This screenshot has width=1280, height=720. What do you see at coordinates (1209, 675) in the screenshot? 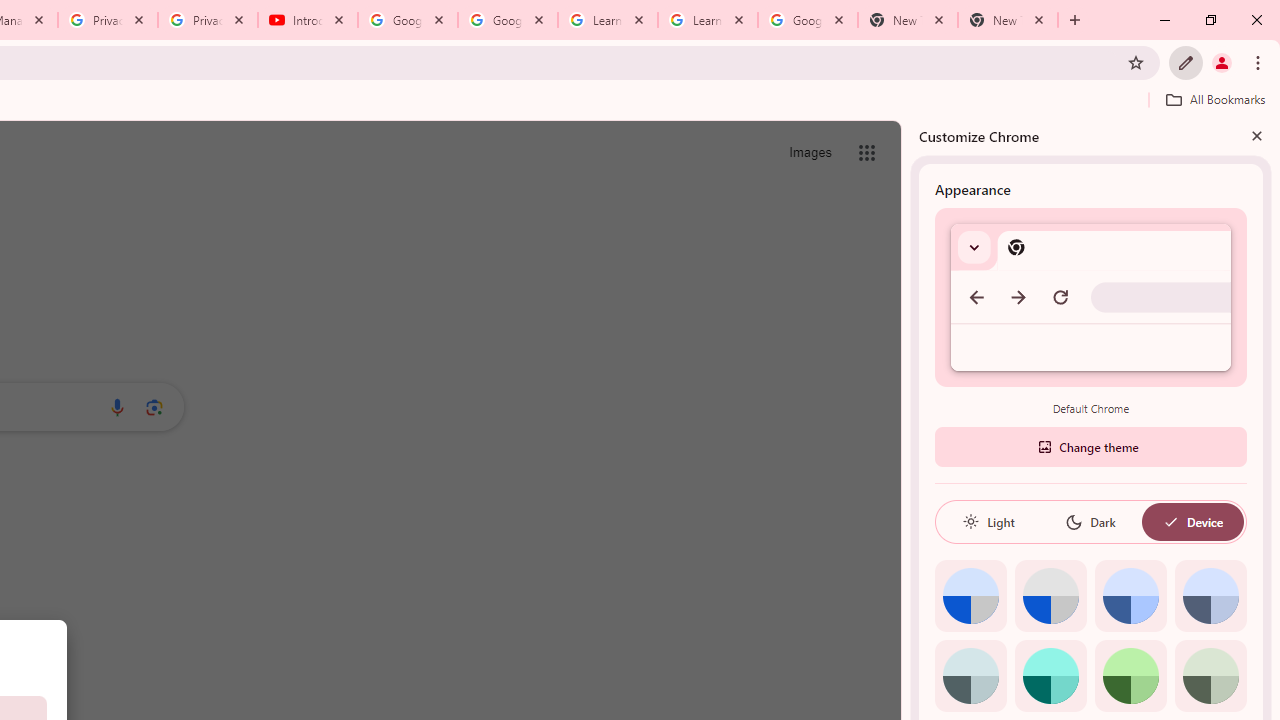
I see `'Viridian'` at bounding box center [1209, 675].